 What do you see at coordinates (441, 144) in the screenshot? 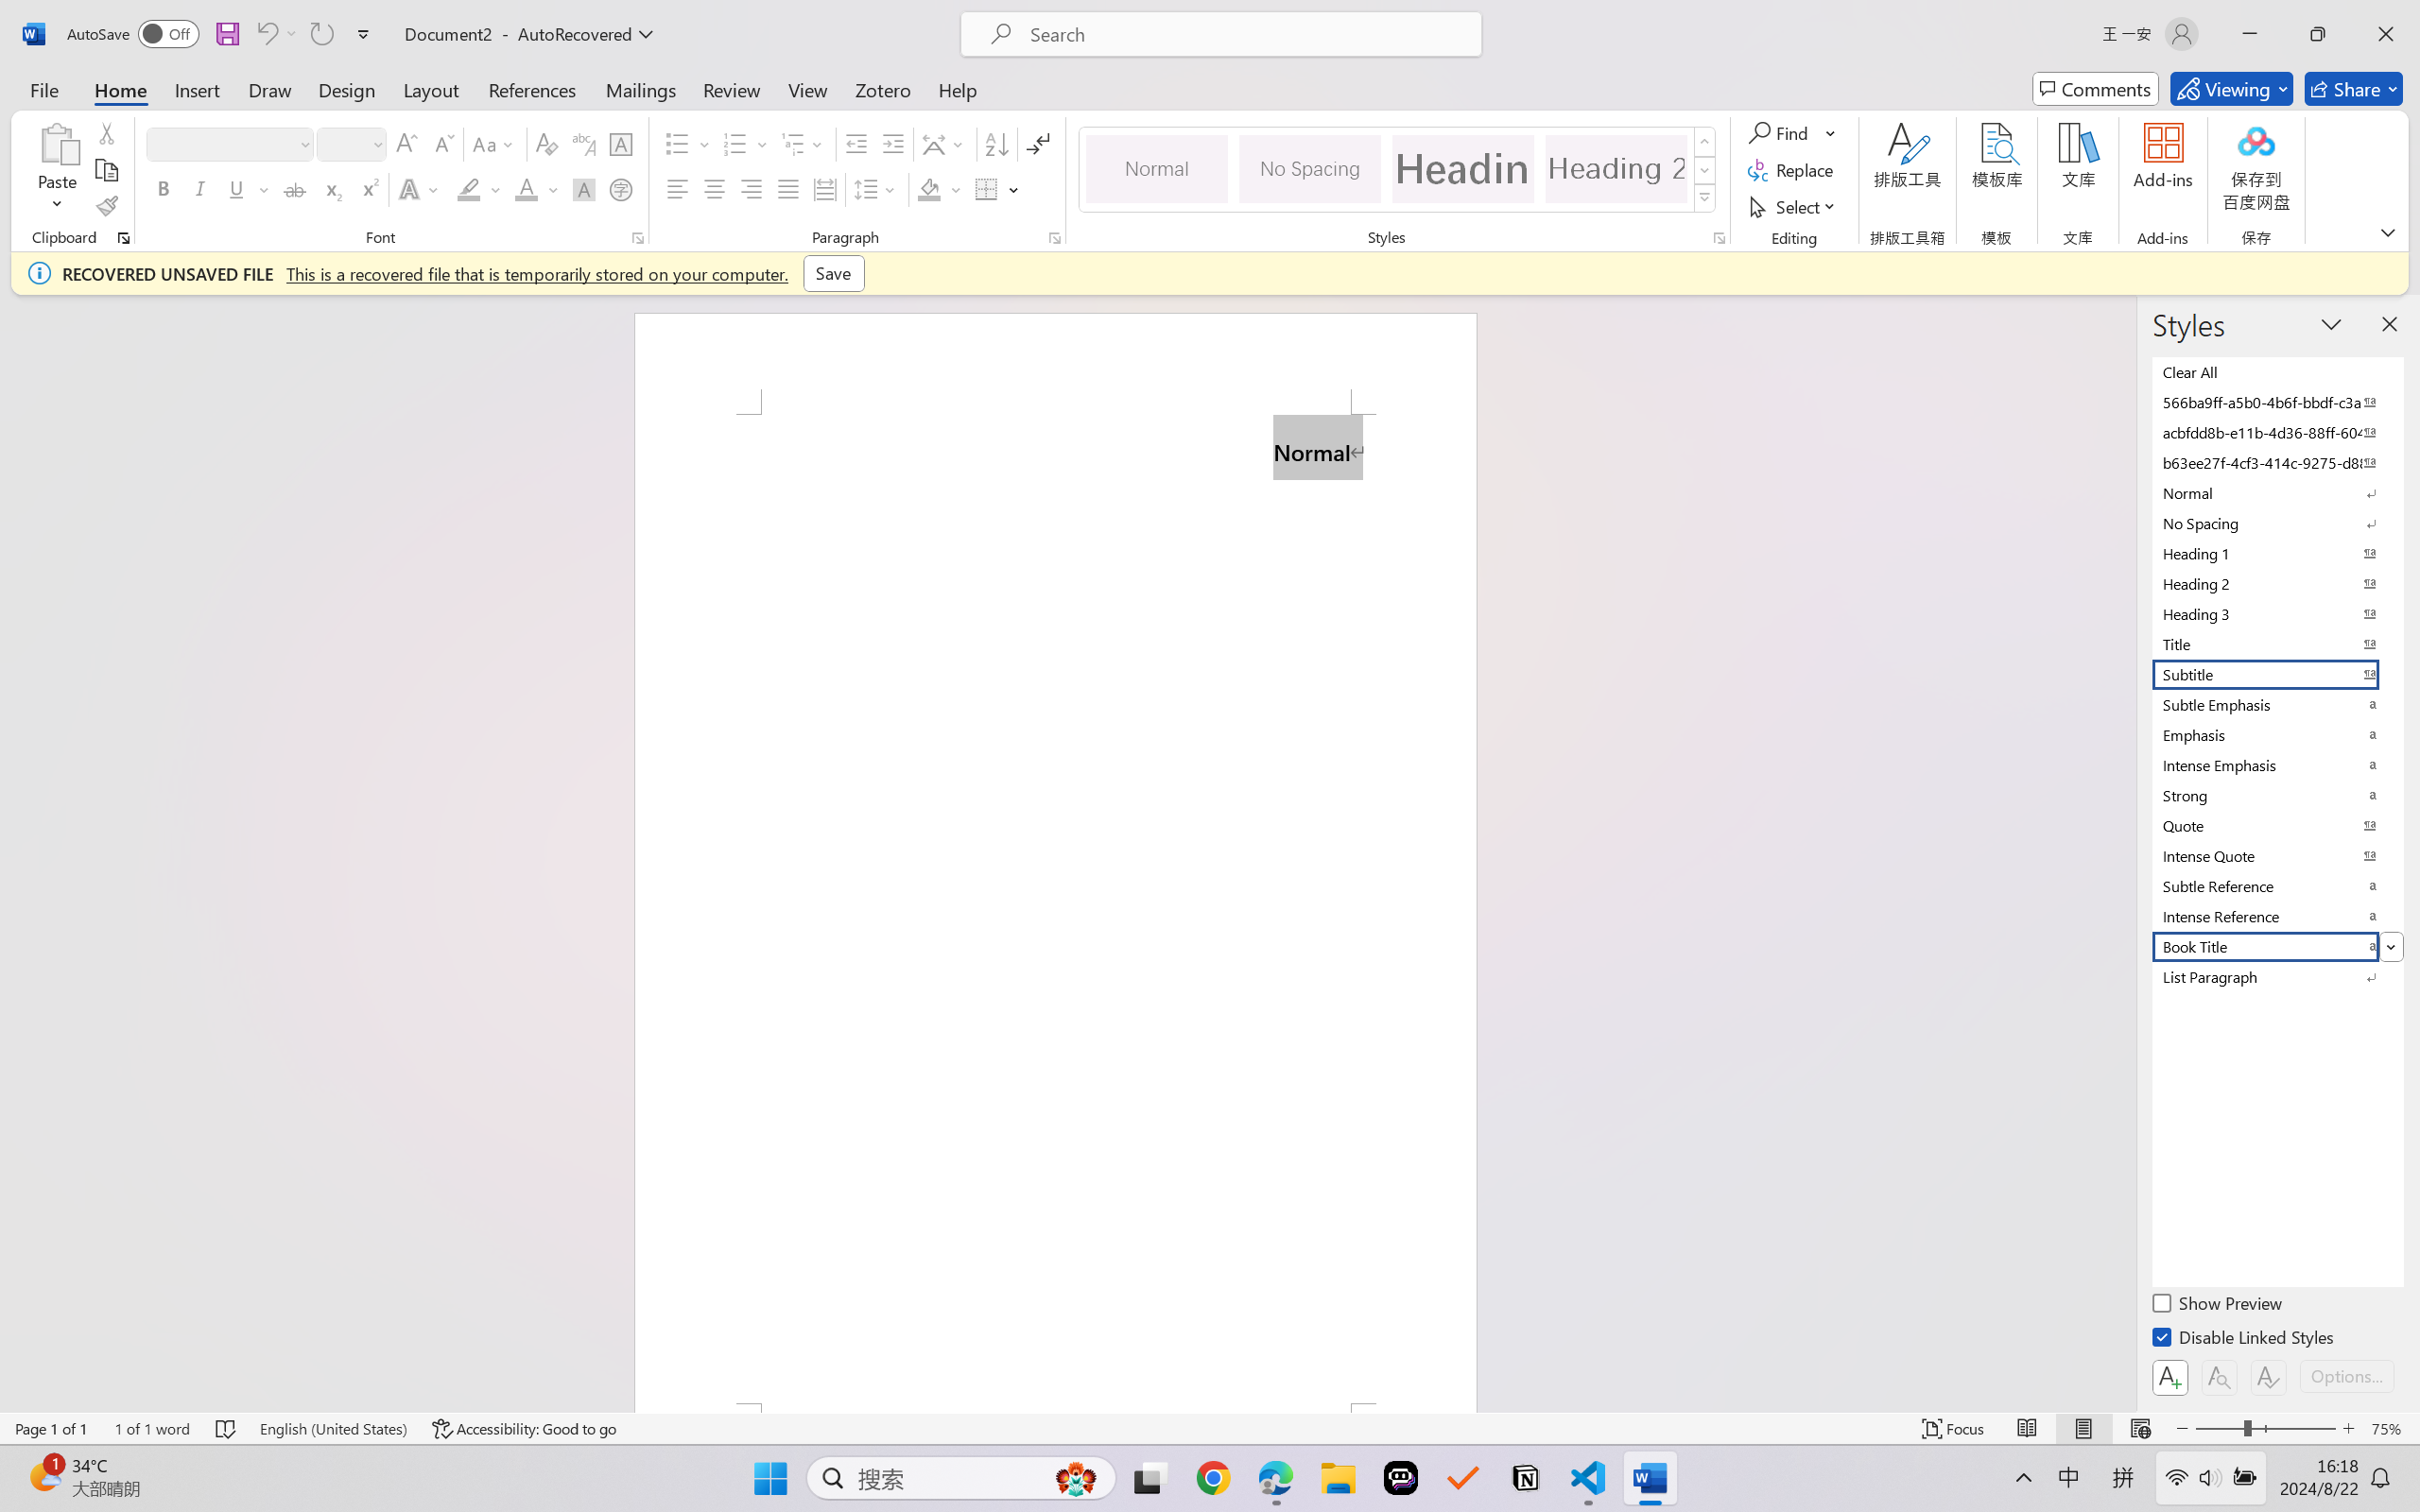
I see `'Shrink Font'` at bounding box center [441, 144].